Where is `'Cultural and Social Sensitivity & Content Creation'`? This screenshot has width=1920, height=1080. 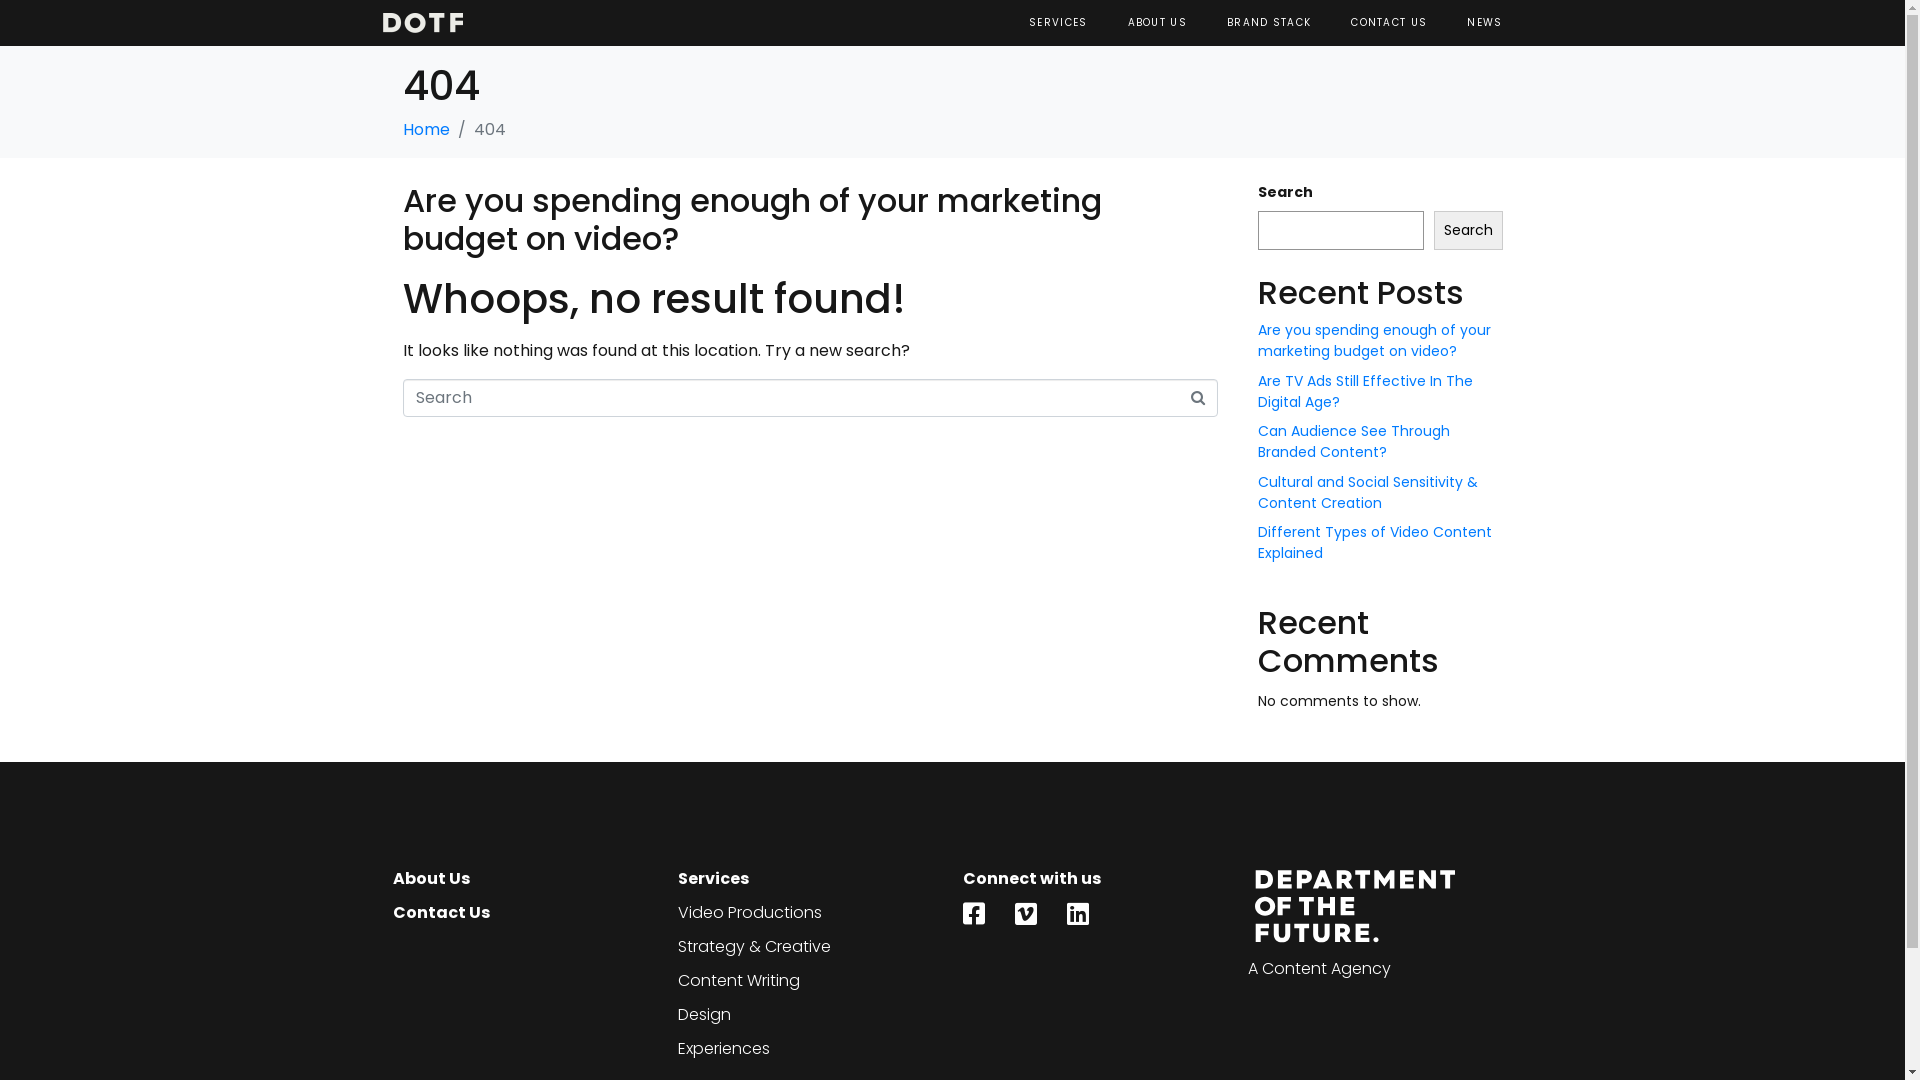 'Cultural and Social Sensitivity & Content Creation' is located at coordinates (1256, 492).